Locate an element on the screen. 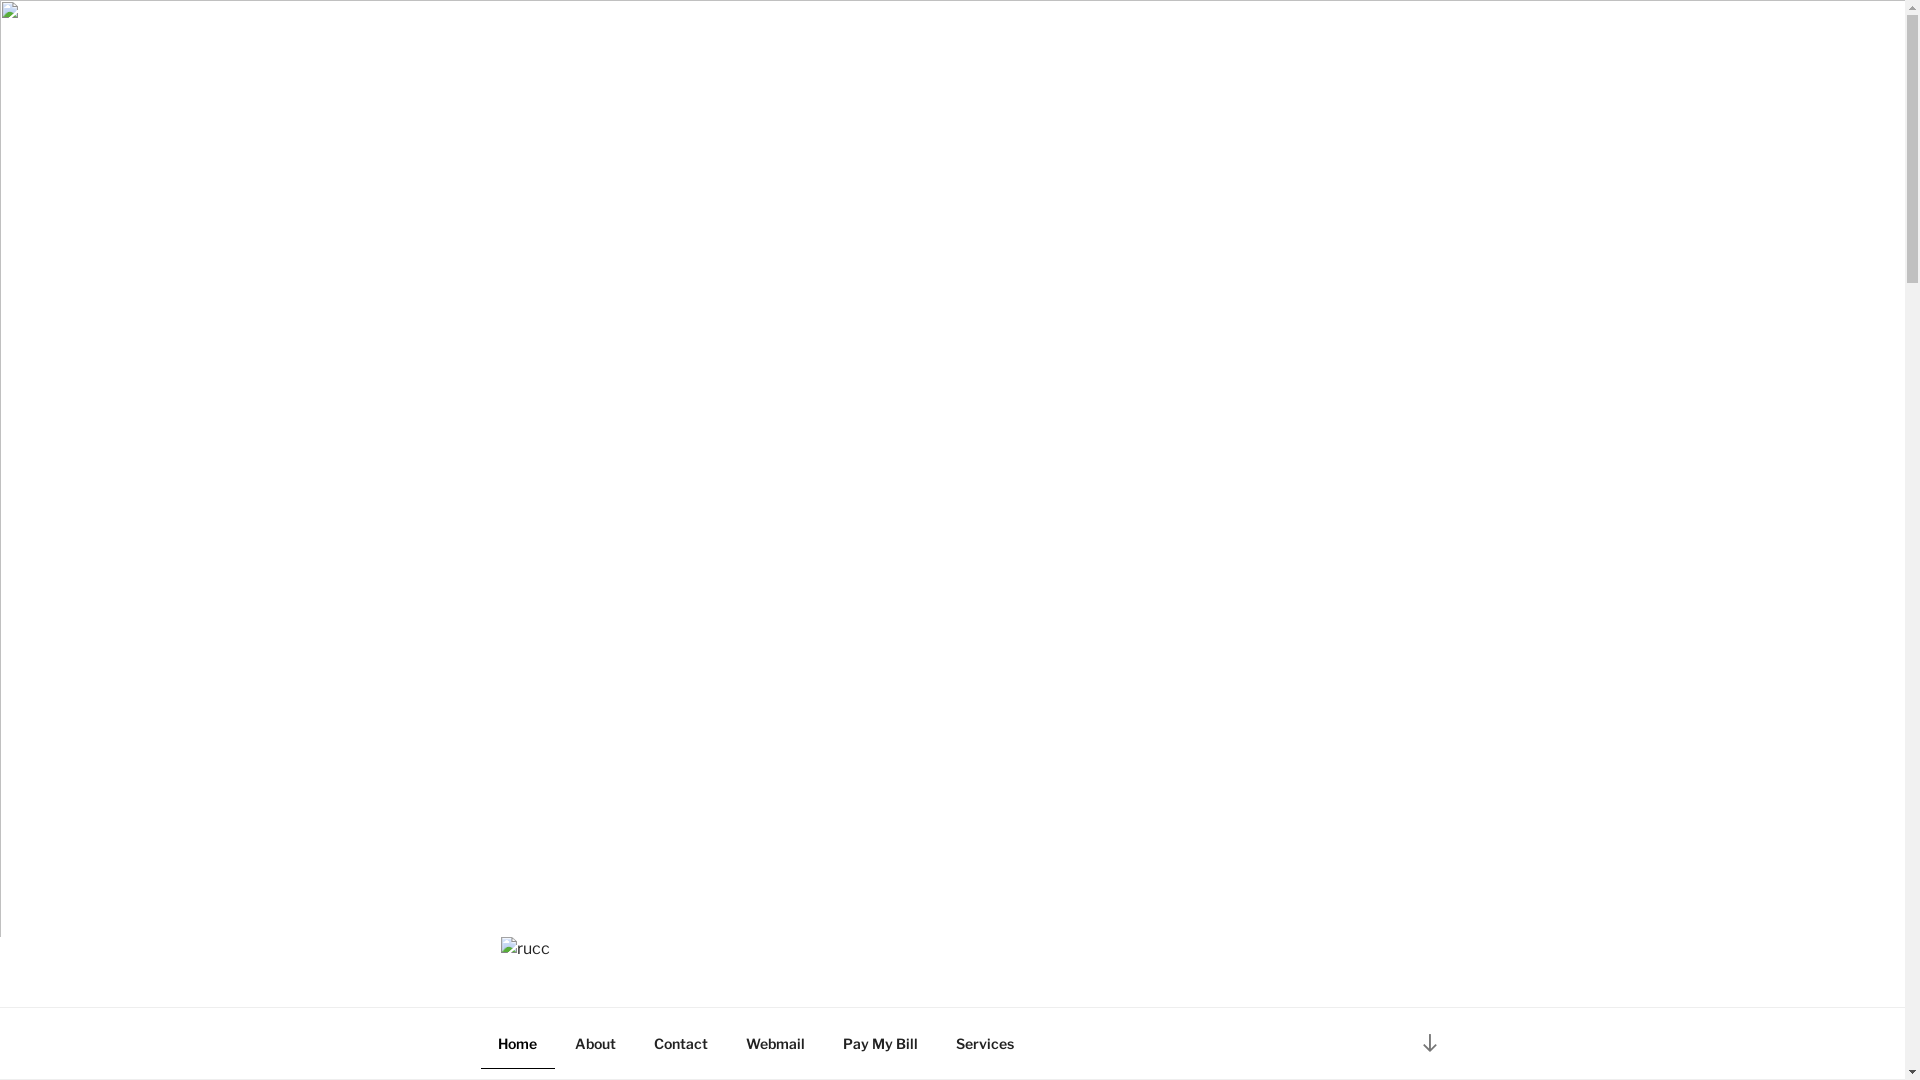 Image resolution: width=1920 pixels, height=1080 pixels. 'About' is located at coordinates (557, 1041).